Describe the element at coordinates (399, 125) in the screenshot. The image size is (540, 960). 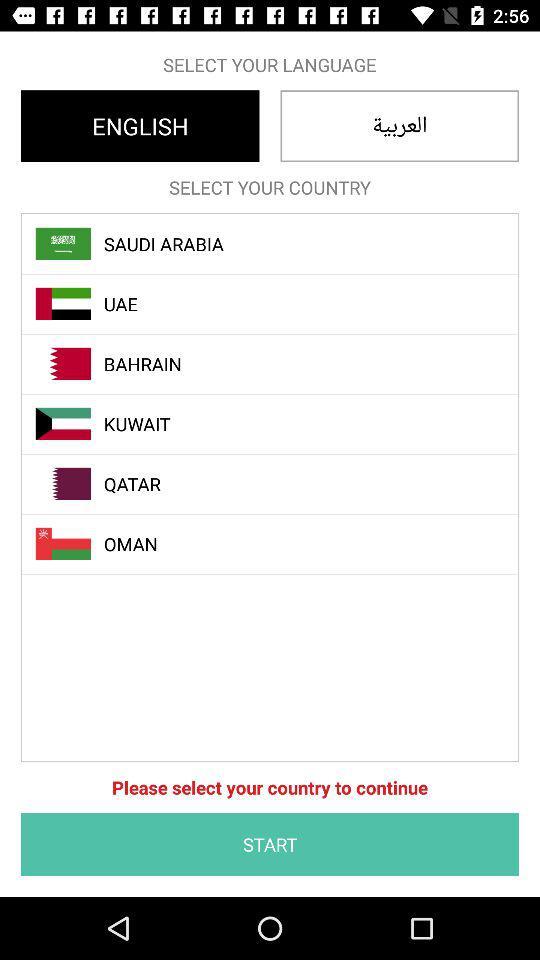
I see `item to the right of the english icon` at that location.